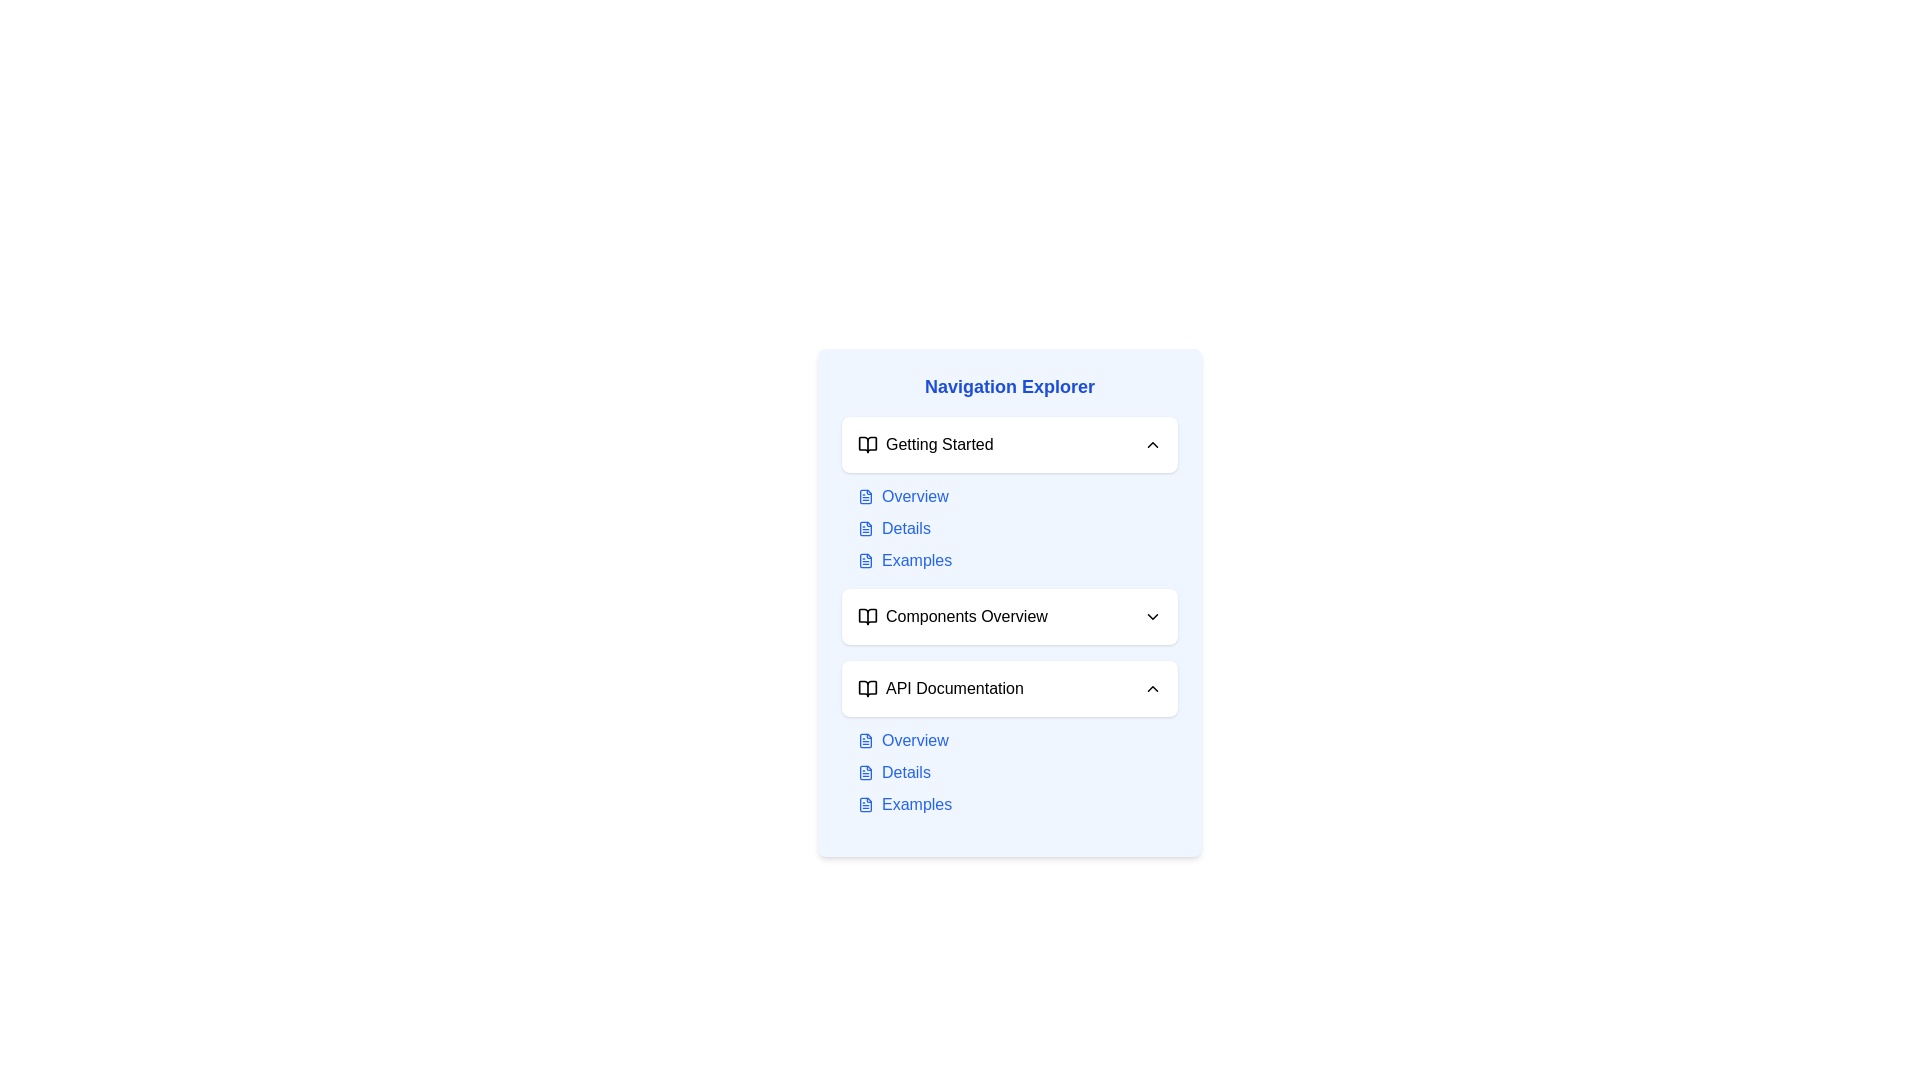  What do you see at coordinates (865, 560) in the screenshot?
I see `the document icon located to the left of the 'Examples' text link in the navigation menu, which is styled with a rectangular outline and small horizontal lines representing text` at bounding box center [865, 560].